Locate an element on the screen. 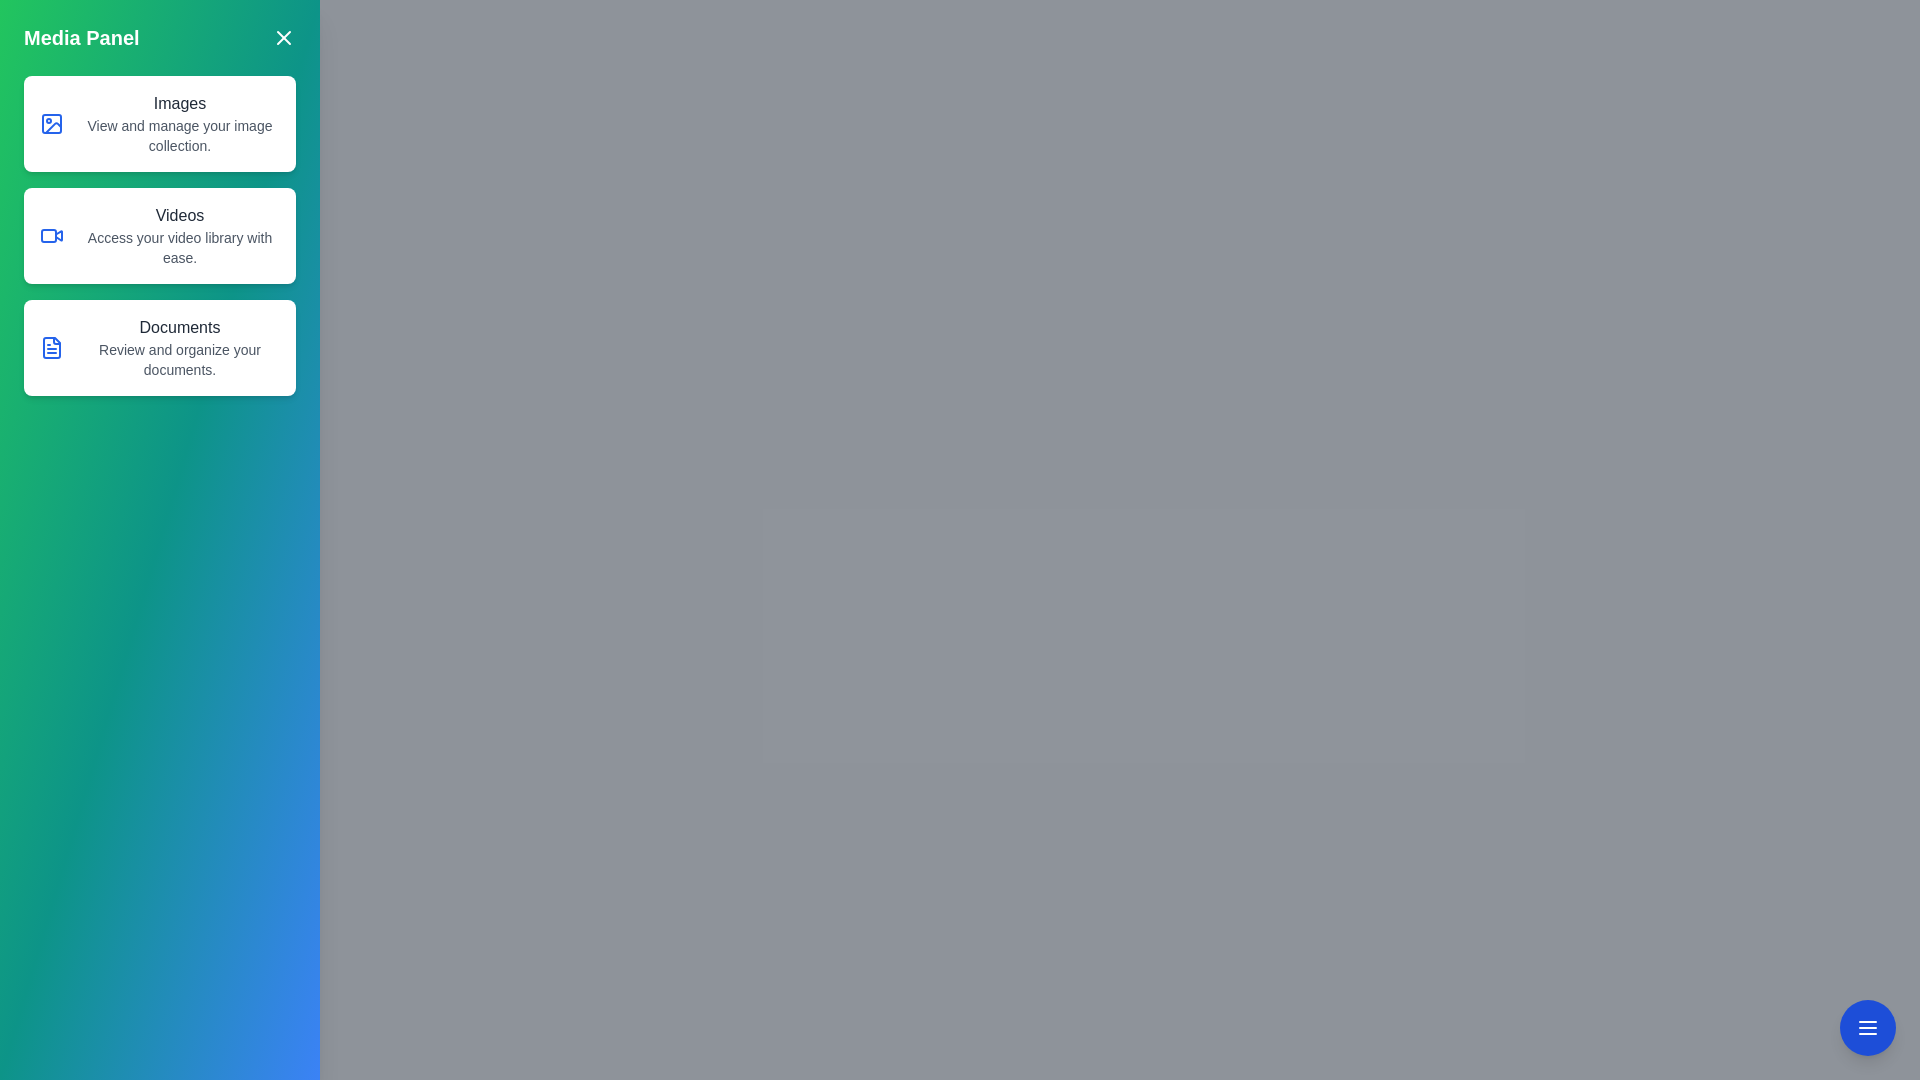 This screenshot has width=1920, height=1080. the 'Documents' text block, which features a bold title and a smaller grey subtitle is located at coordinates (180, 346).